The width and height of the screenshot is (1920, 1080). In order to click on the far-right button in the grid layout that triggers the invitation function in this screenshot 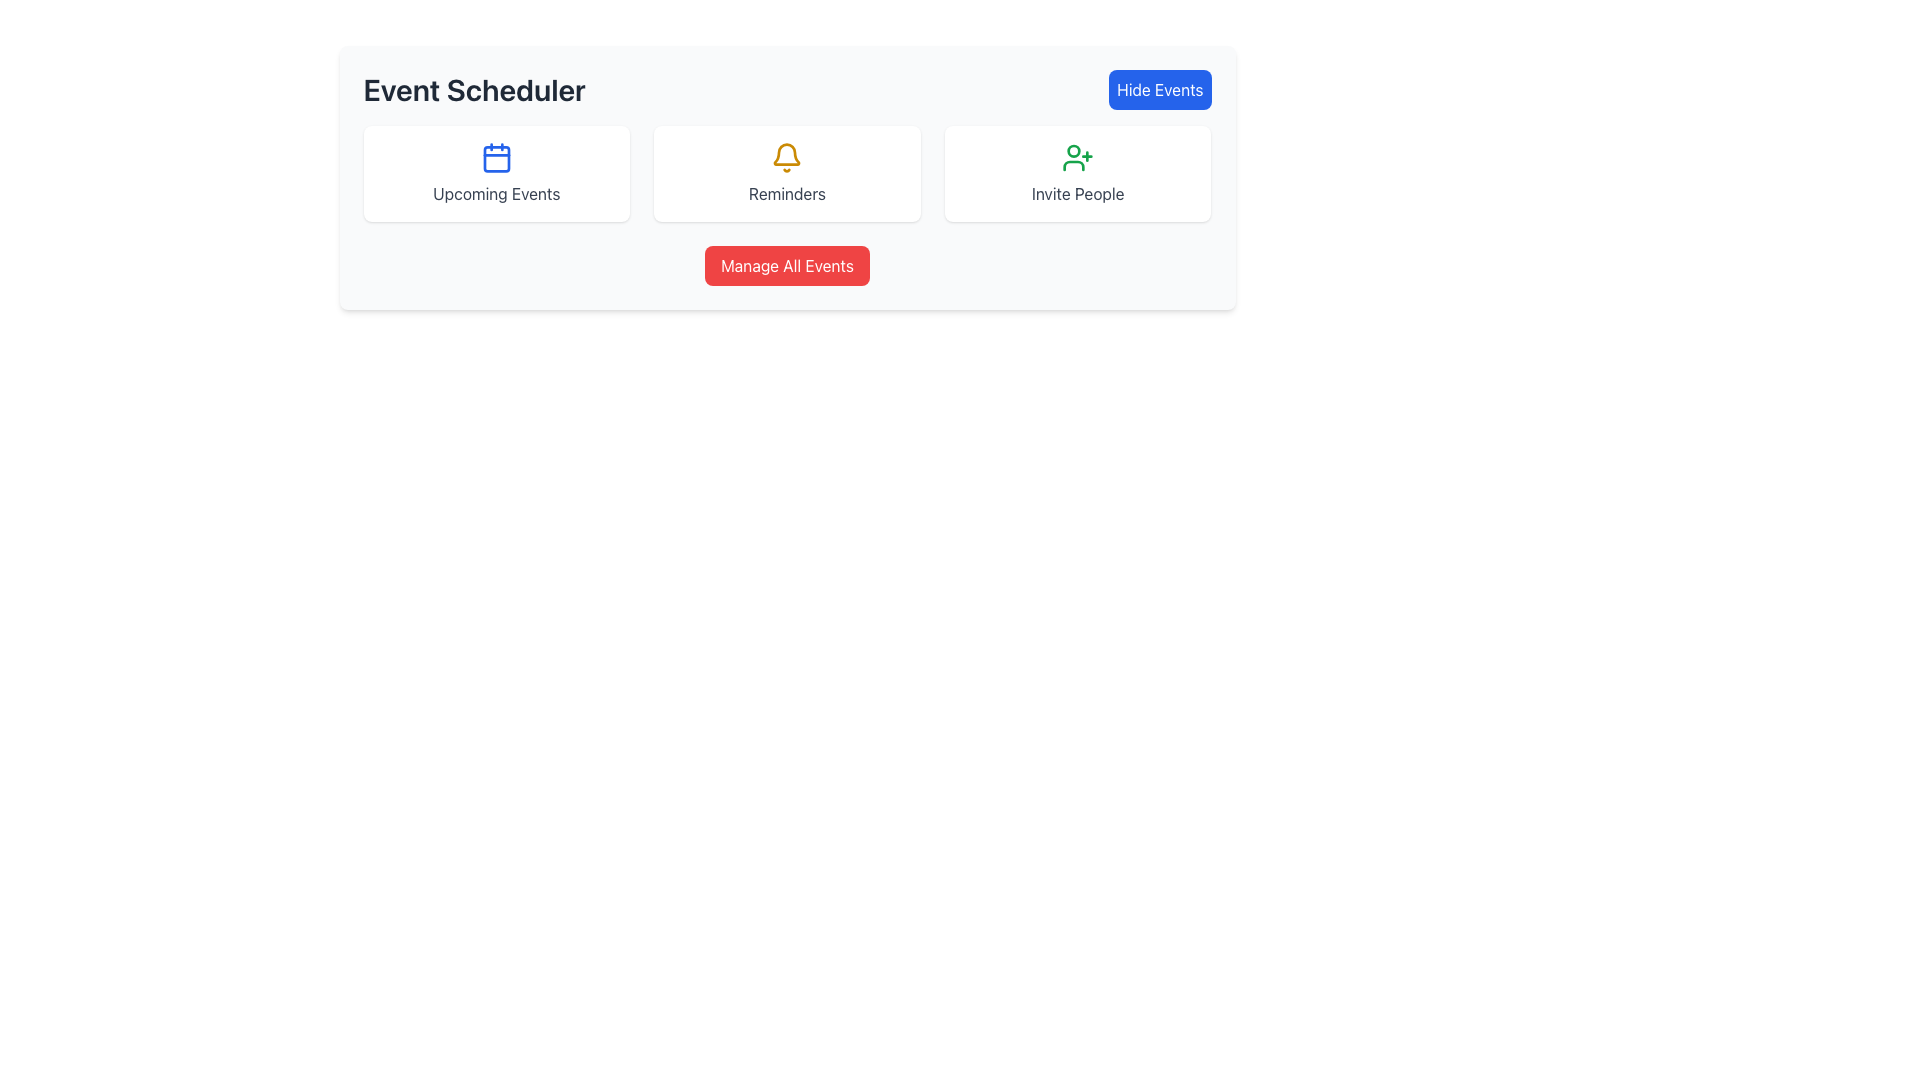, I will do `click(1077, 172)`.